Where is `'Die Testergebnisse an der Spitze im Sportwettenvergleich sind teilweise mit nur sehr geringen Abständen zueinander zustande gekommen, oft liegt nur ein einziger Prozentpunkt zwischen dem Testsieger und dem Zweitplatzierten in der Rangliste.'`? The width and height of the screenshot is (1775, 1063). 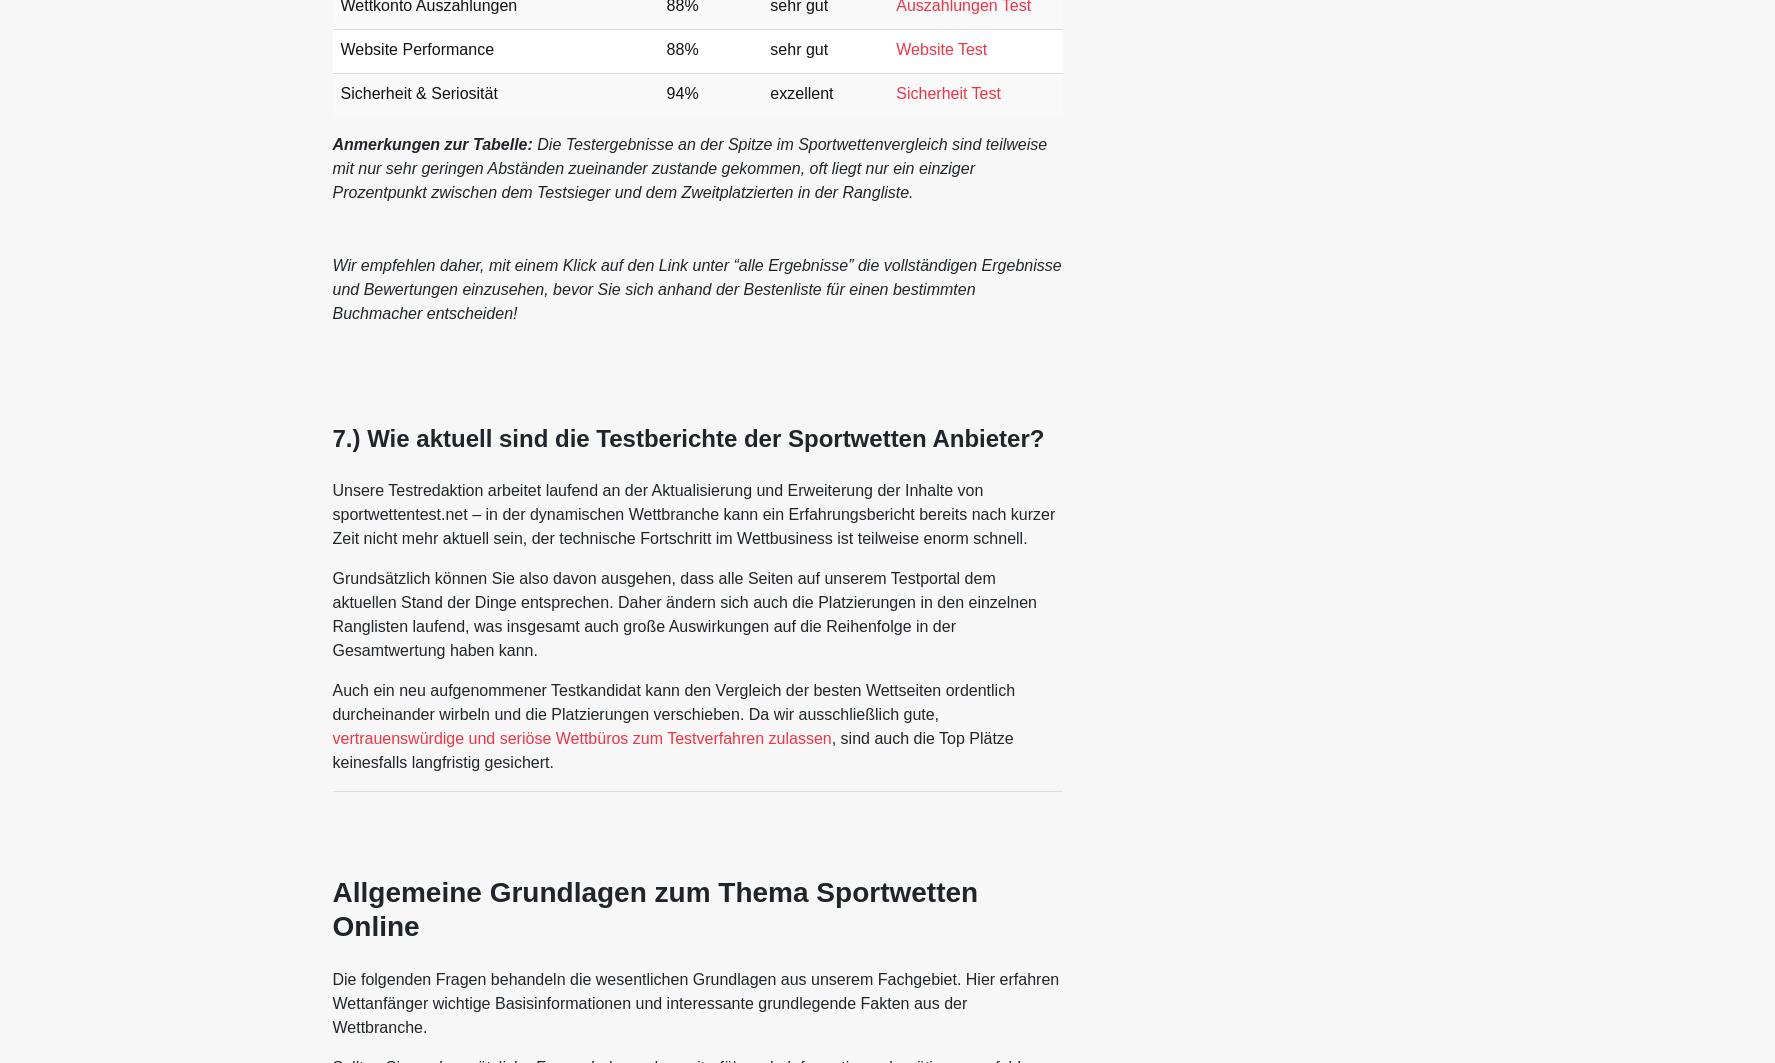 'Die Testergebnisse an der Spitze im Sportwettenvergleich sind teilweise mit nur sehr geringen Abständen zueinander zustande gekommen, oft liegt nur ein einziger Prozentpunkt zwischen dem Testsieger und dem Zweitplatzierten in der Rangliste.' is located at coordinates (688, 168).